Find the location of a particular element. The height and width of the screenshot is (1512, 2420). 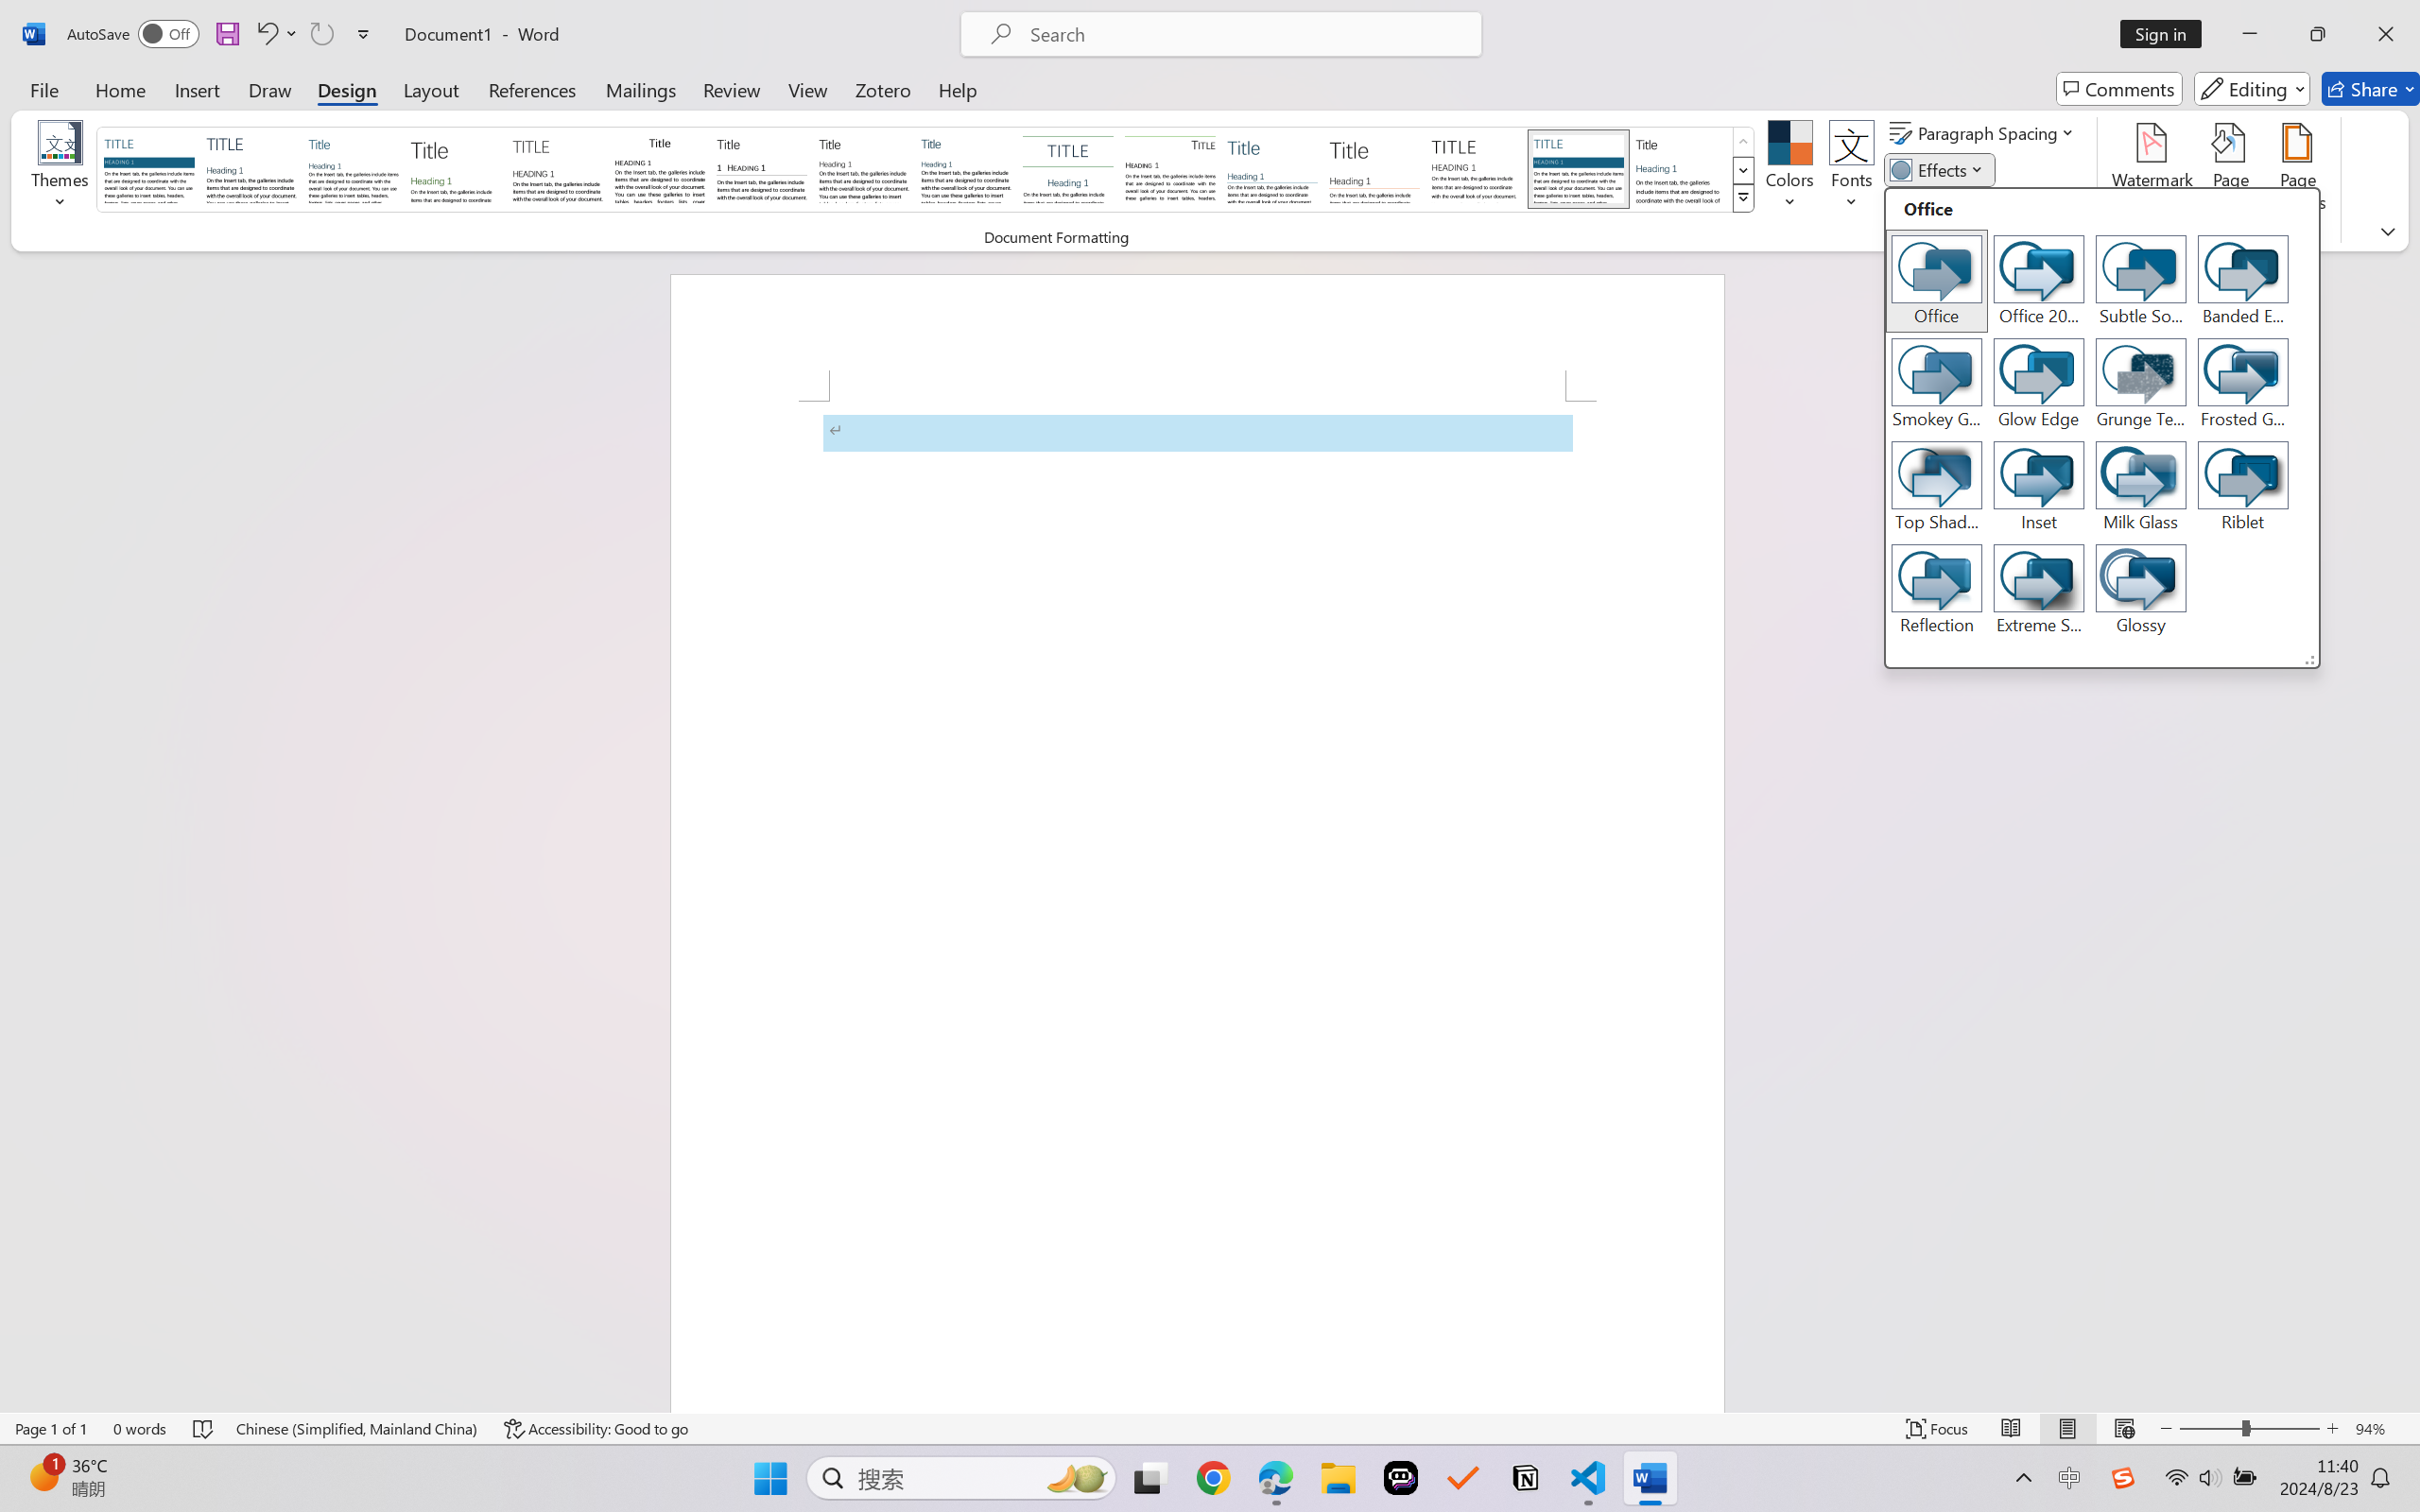

'AutomationID: QuickStylesSets' is located at coordinates (925, 170).